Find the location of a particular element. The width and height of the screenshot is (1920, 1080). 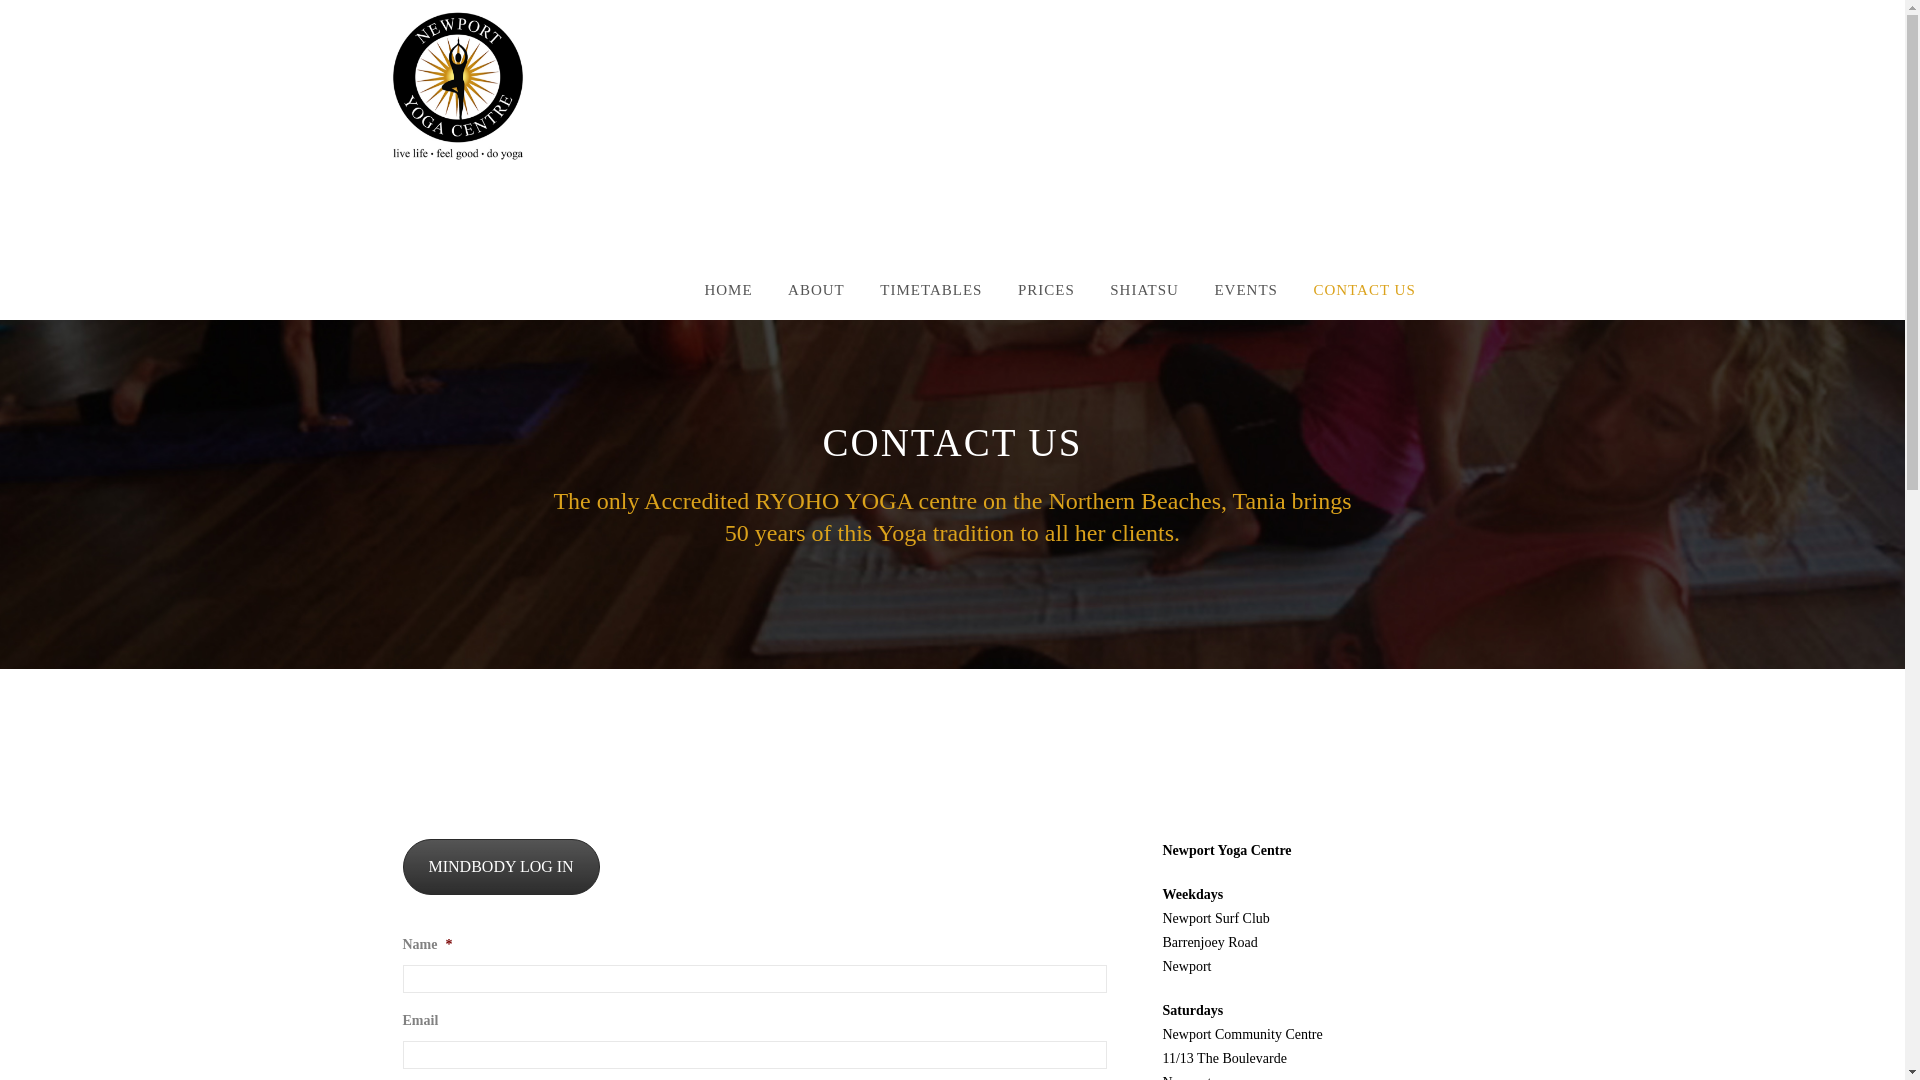

'EVENTS' is located at coordinates (1245, 301).